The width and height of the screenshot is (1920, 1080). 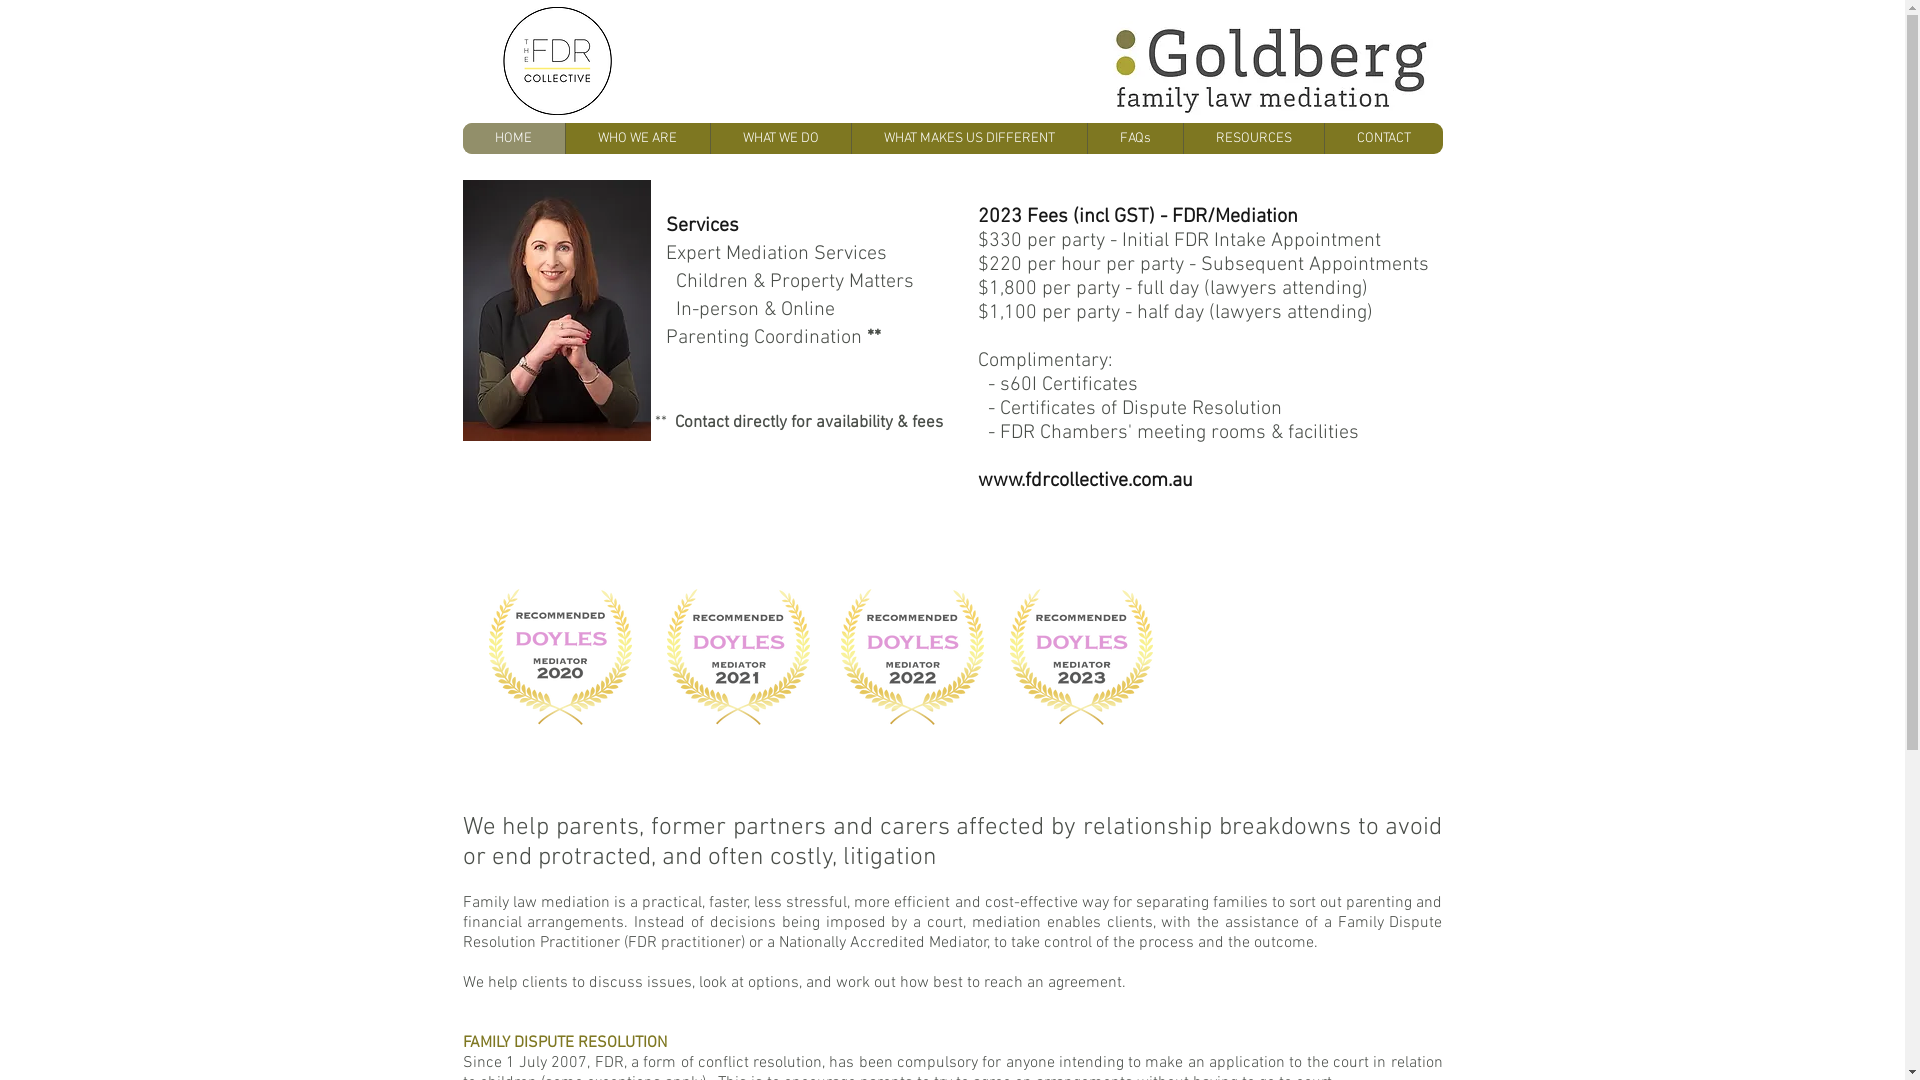 What do you see at coordinates (1084, 481) in the screenshot?
I see `'www.fdrcollective.com.au'` at bounding box center [1084, 481].